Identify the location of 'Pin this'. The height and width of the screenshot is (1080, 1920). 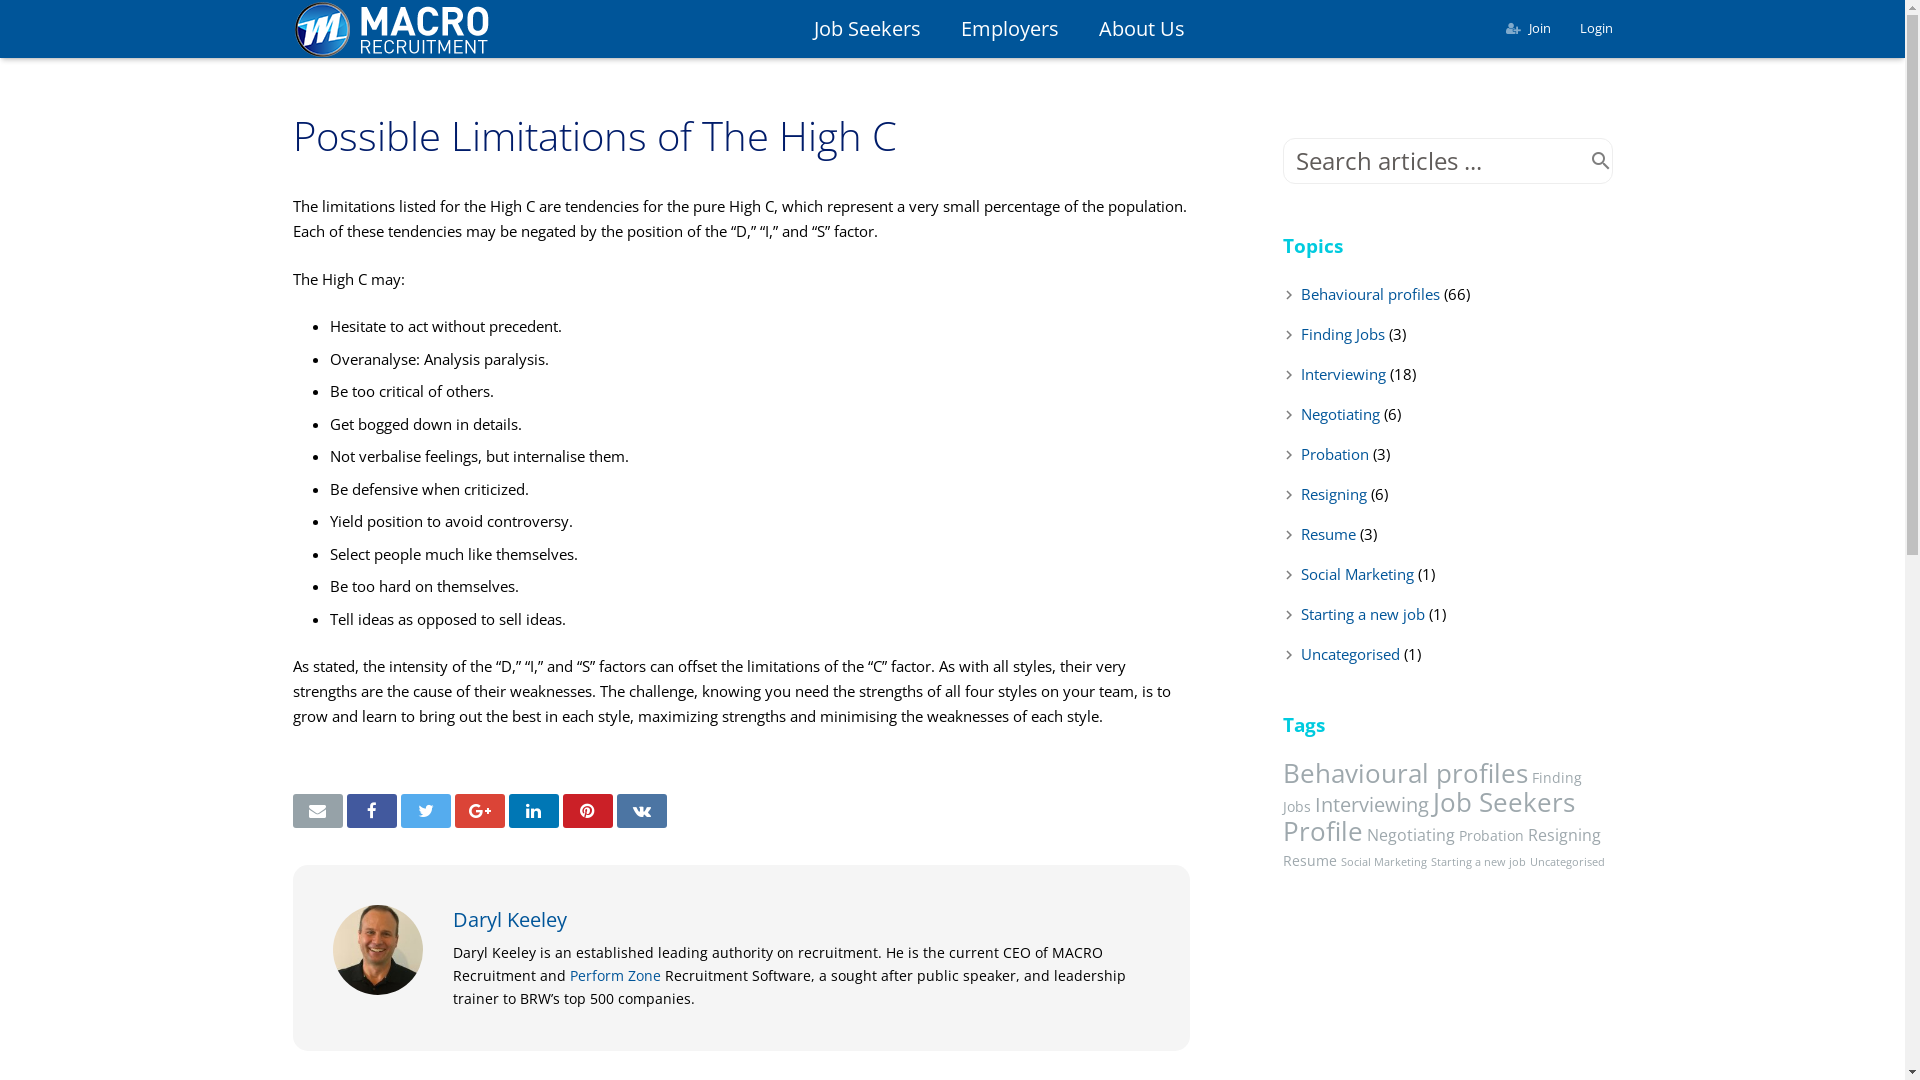
(585, 810).